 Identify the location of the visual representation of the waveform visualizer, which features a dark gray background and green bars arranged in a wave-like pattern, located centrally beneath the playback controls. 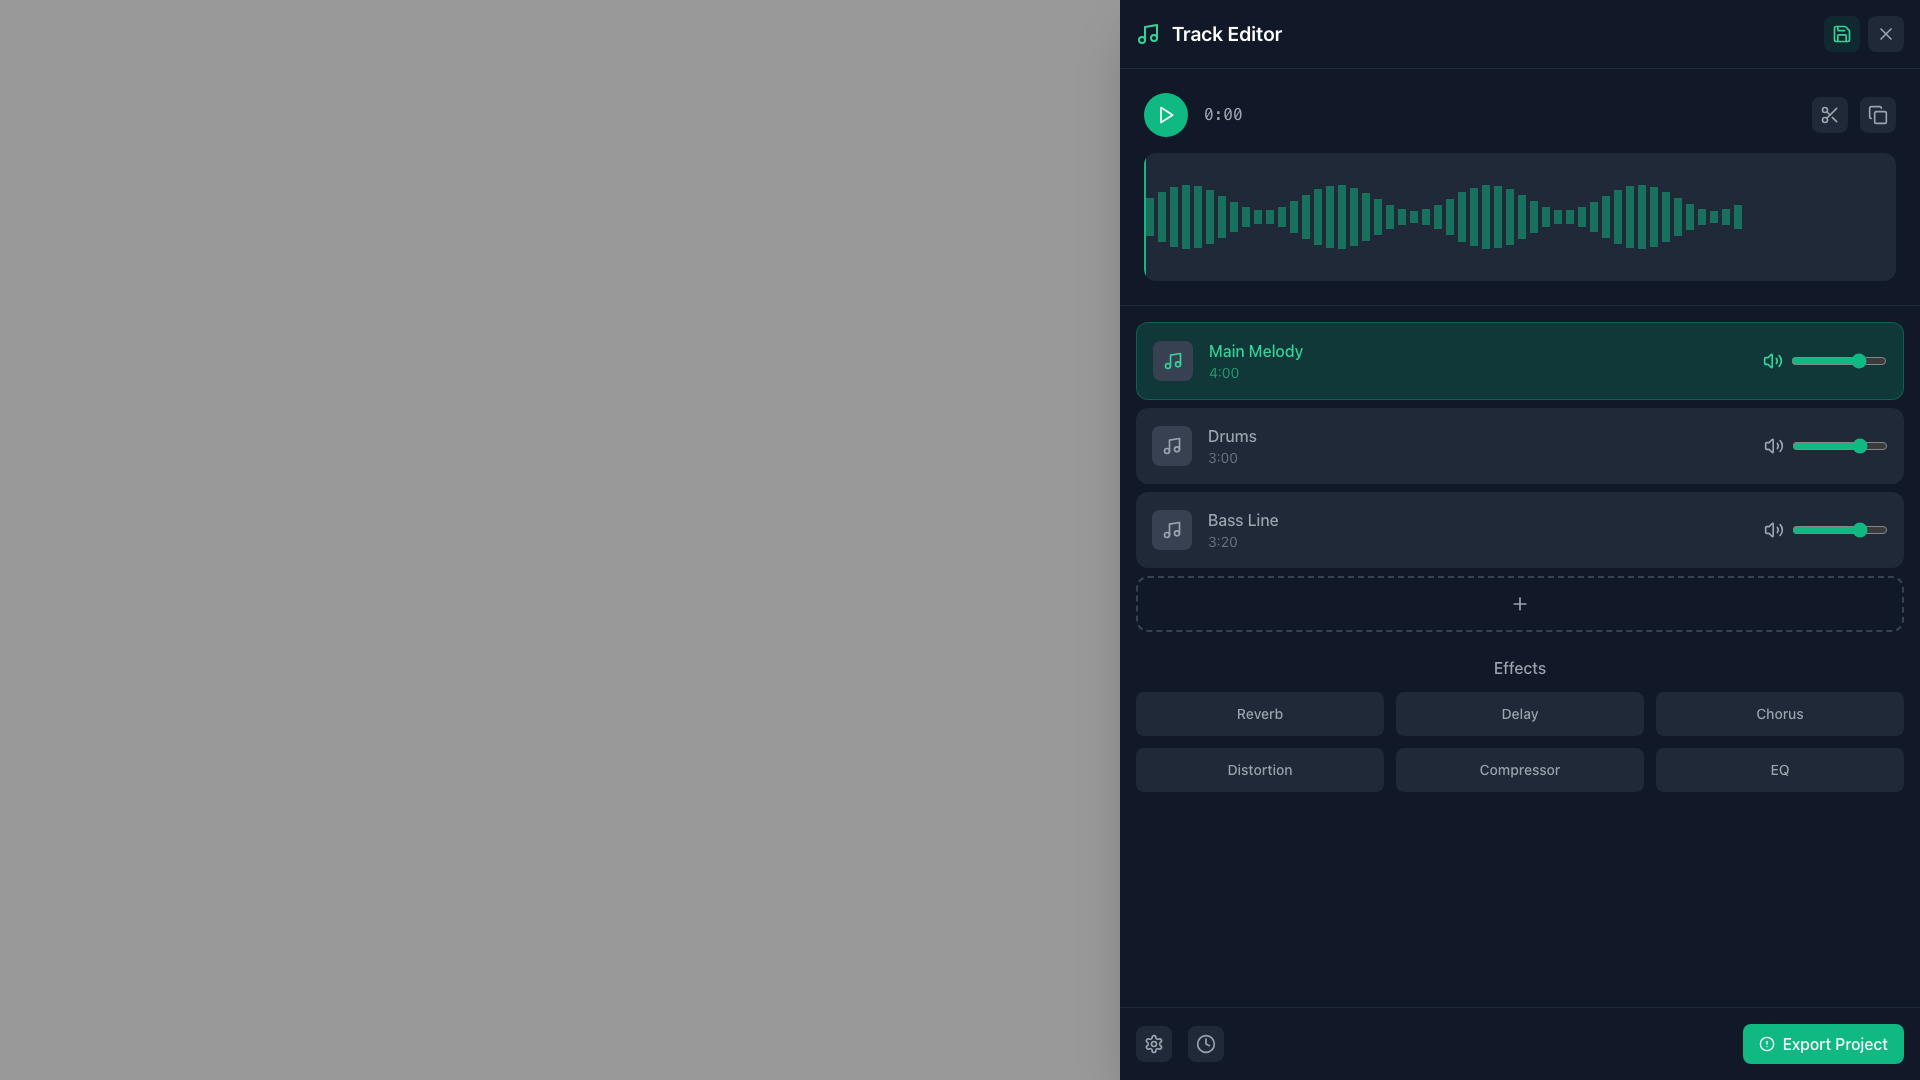
(1520, 216).